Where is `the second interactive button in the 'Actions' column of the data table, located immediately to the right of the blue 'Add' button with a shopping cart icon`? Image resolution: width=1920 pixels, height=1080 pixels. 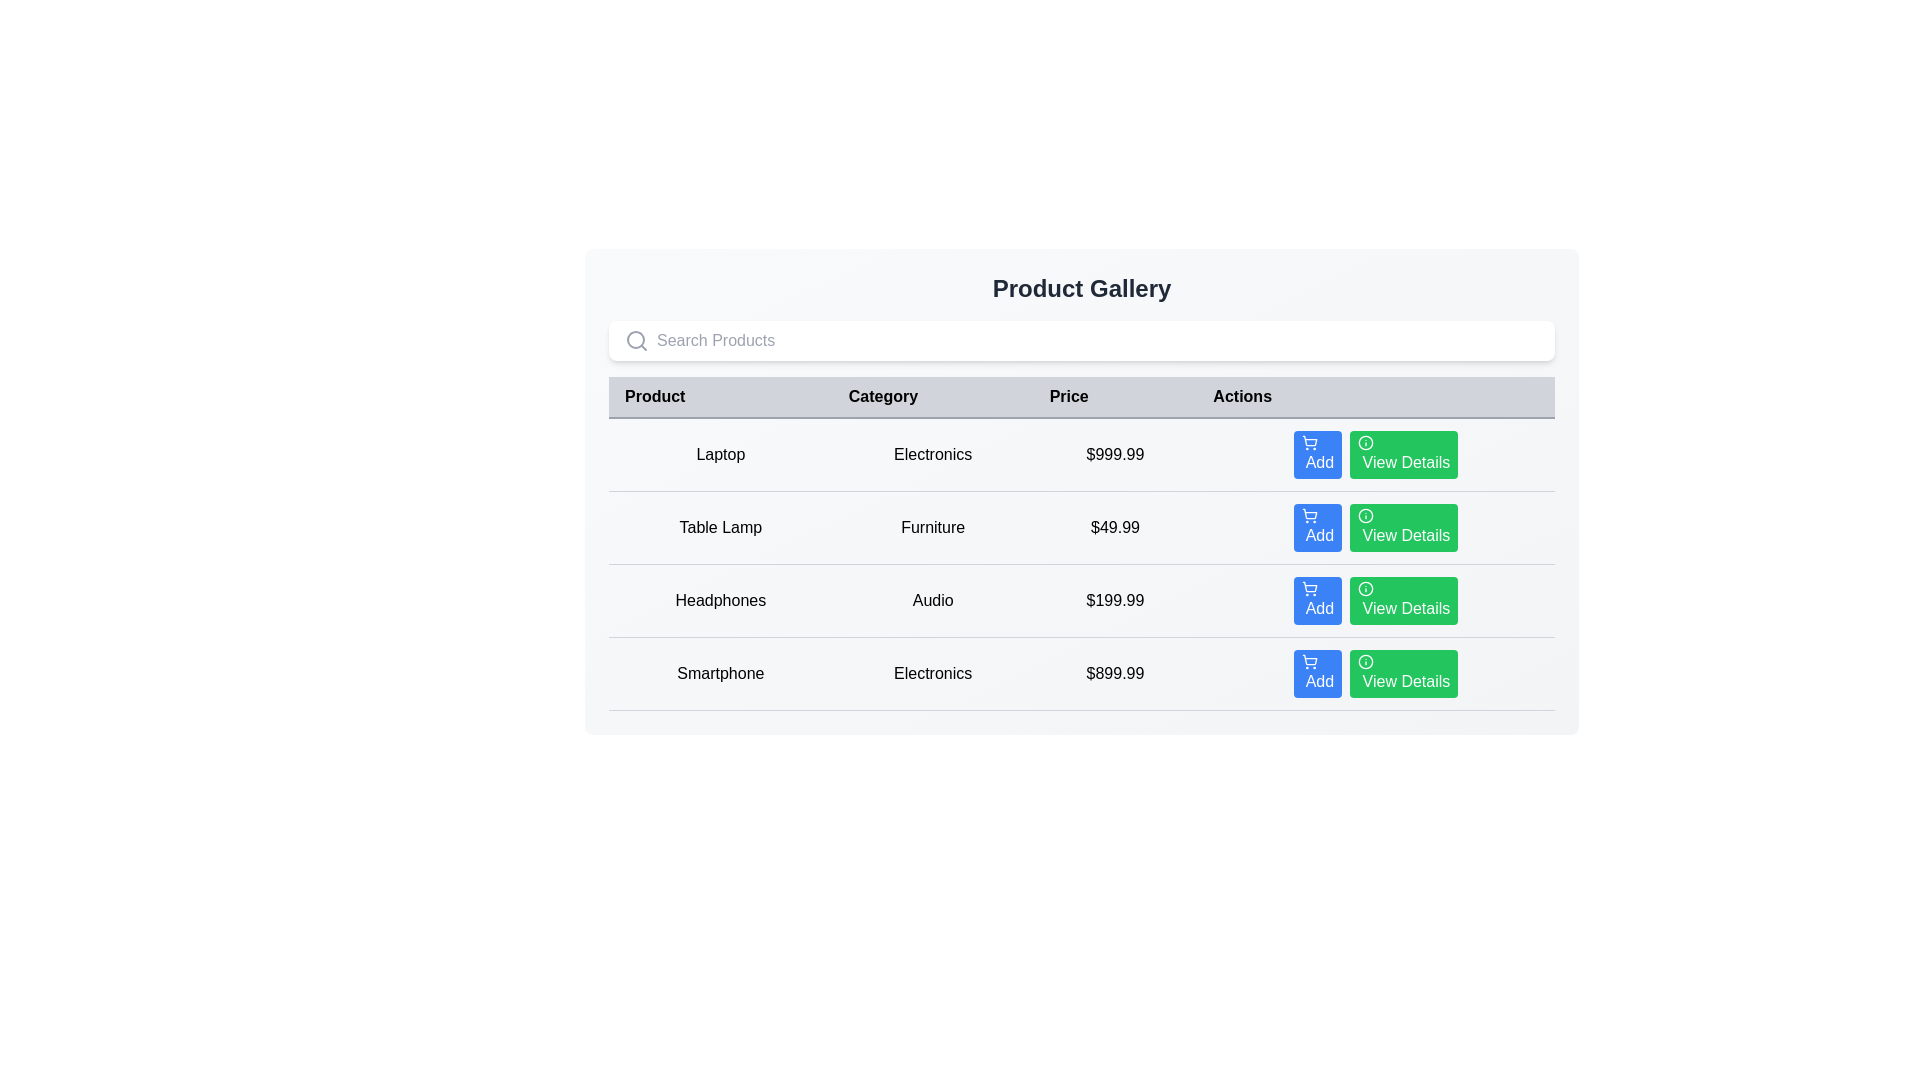
the second interactive button in the 'Actions' column of the data table, located immediately to the right of the blue 'Add' button with a shopping cart icon is located at coordinates (1403, 455).